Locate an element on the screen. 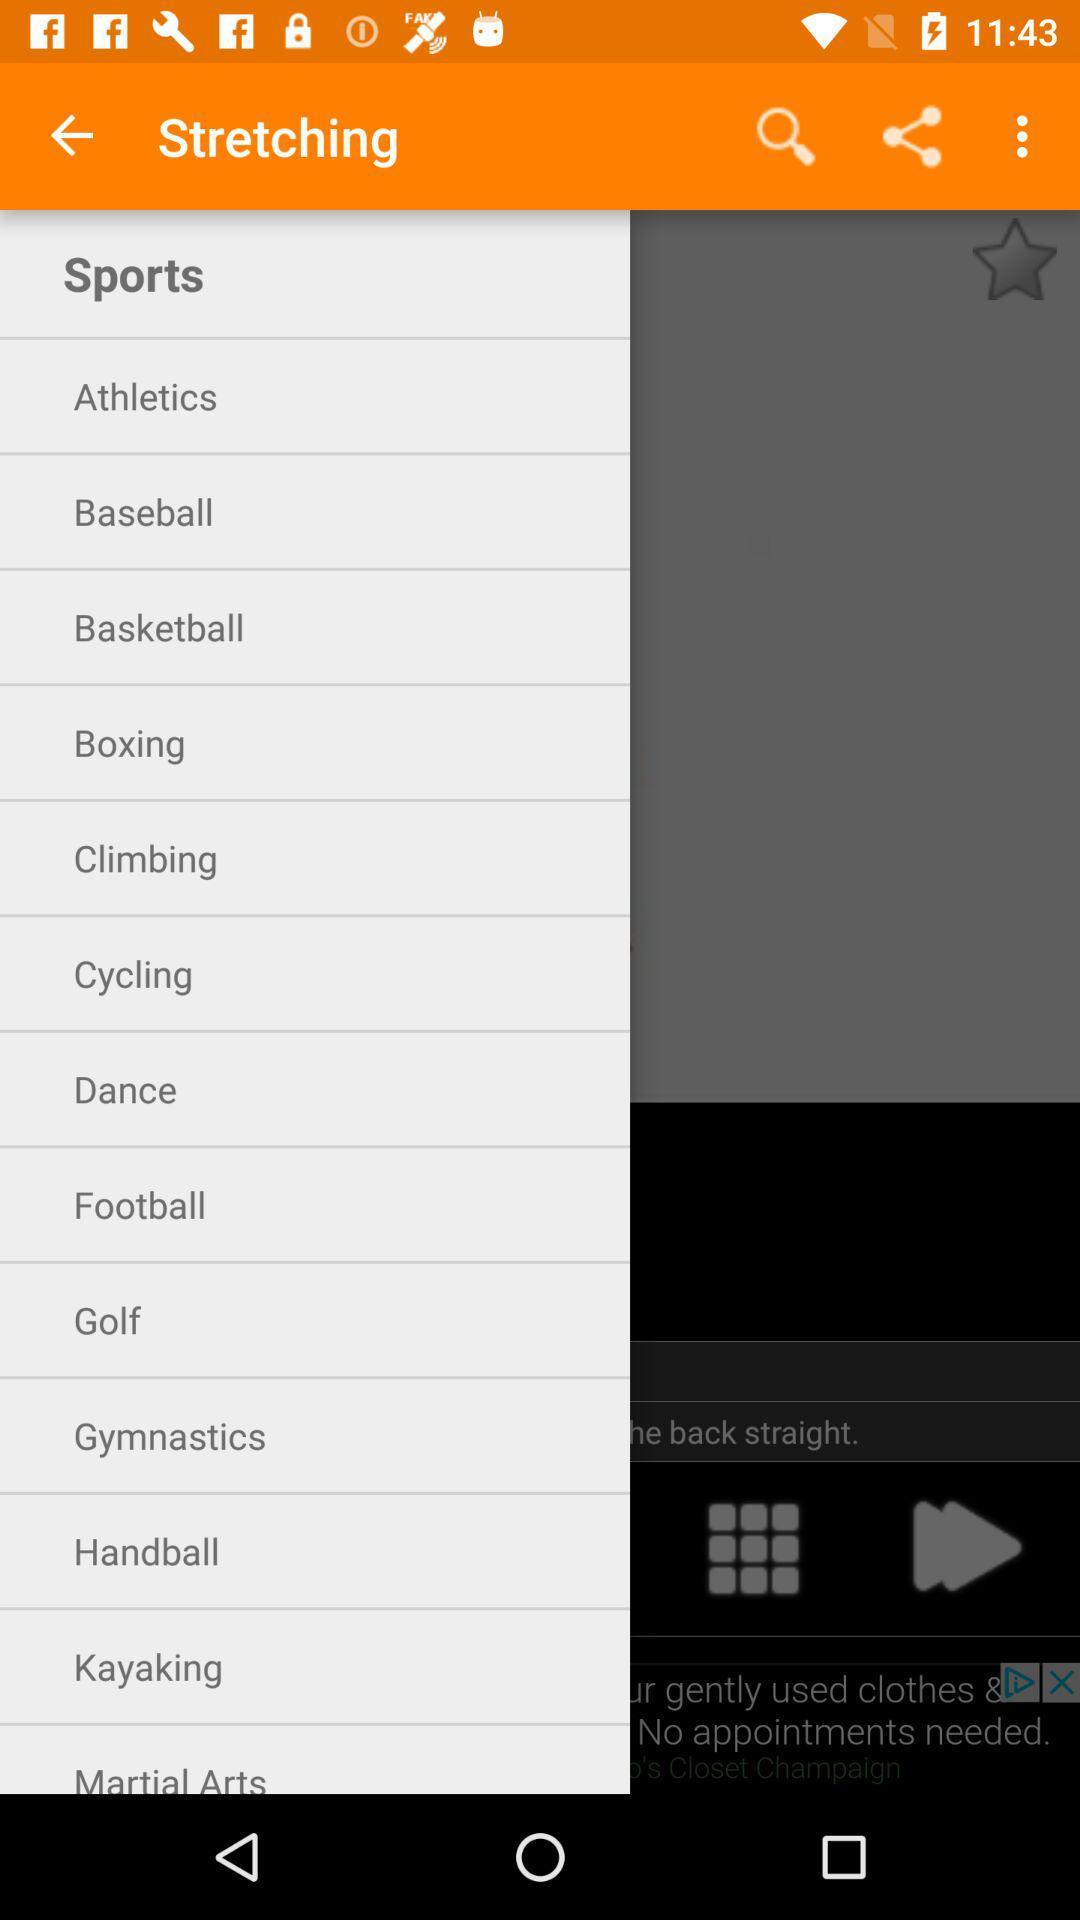 The height and width of the screenshot is (1920, 1080). app next to the stretching app is located at coordinates (785, 135).